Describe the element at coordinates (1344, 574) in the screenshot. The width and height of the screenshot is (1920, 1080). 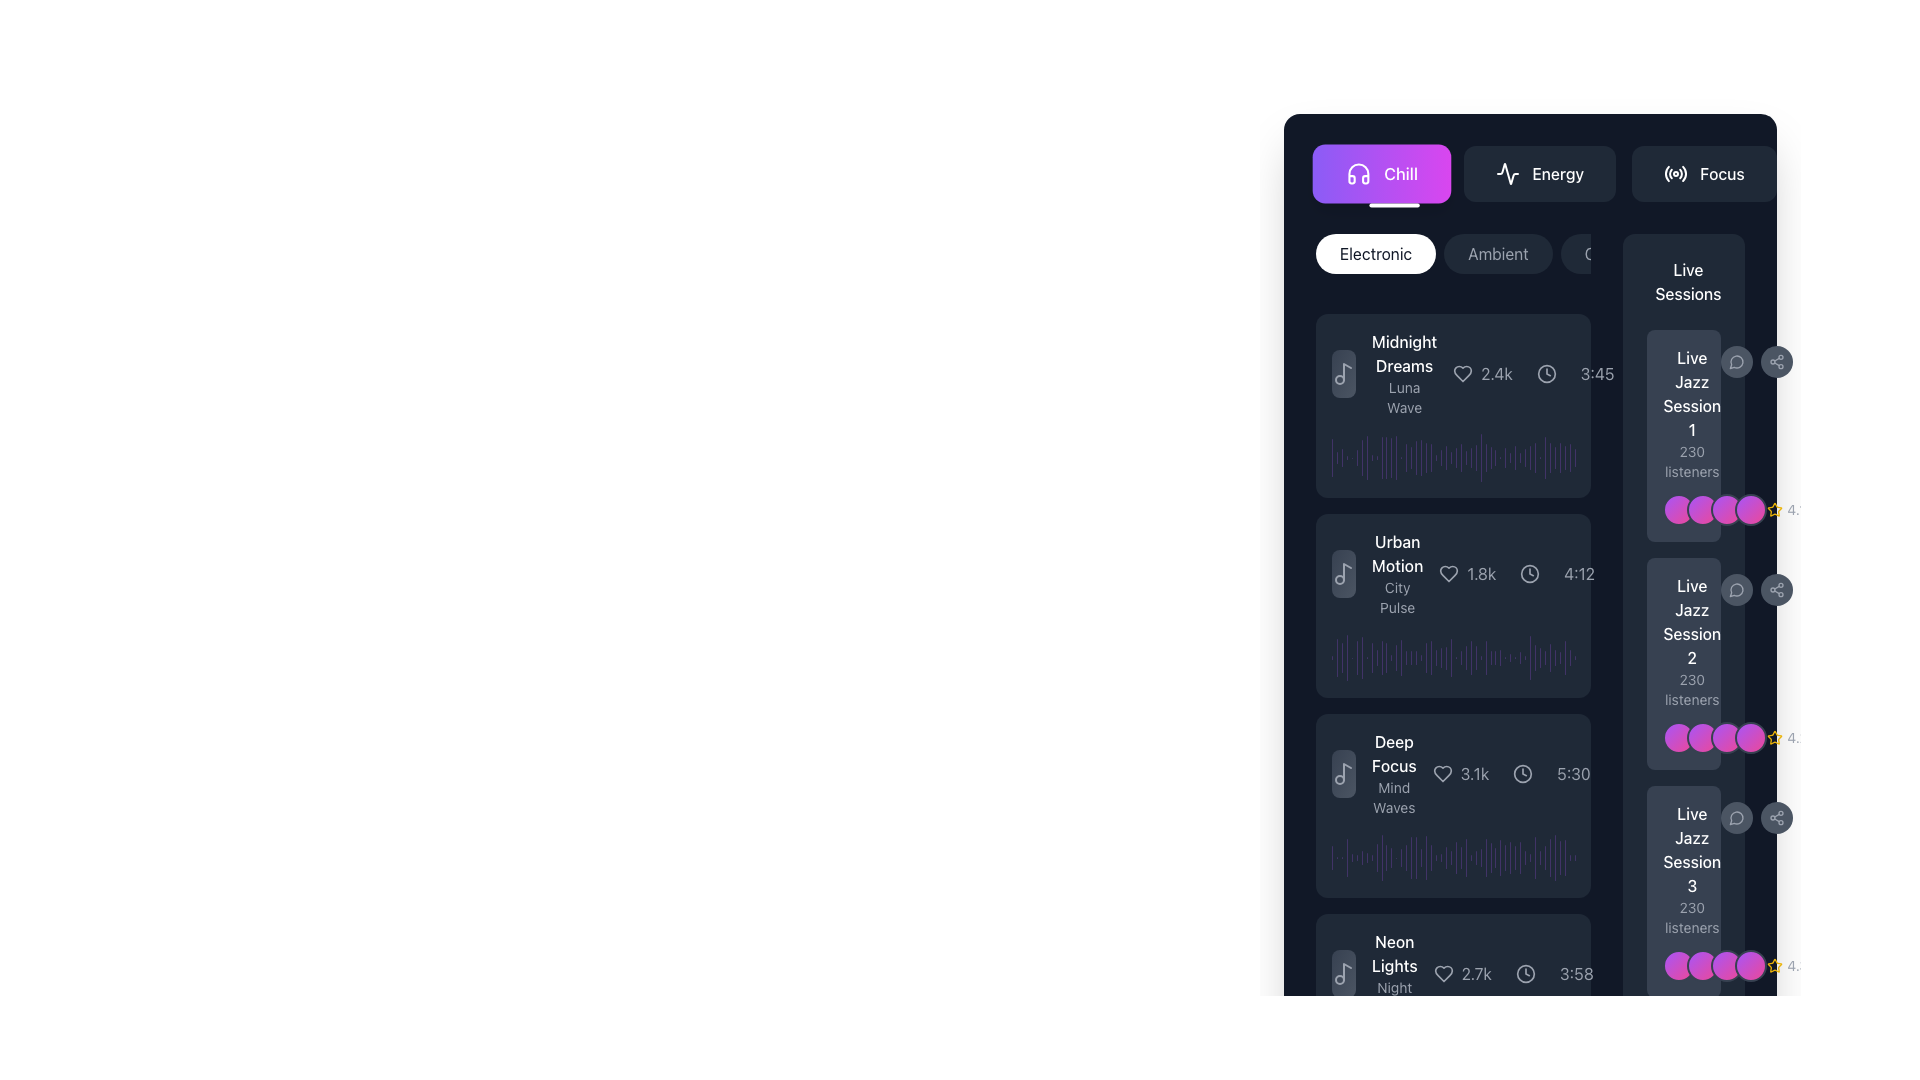
I see `the circular icon with a musical note graphic located at the top left of the 'Urban Motion' track card` at that location.